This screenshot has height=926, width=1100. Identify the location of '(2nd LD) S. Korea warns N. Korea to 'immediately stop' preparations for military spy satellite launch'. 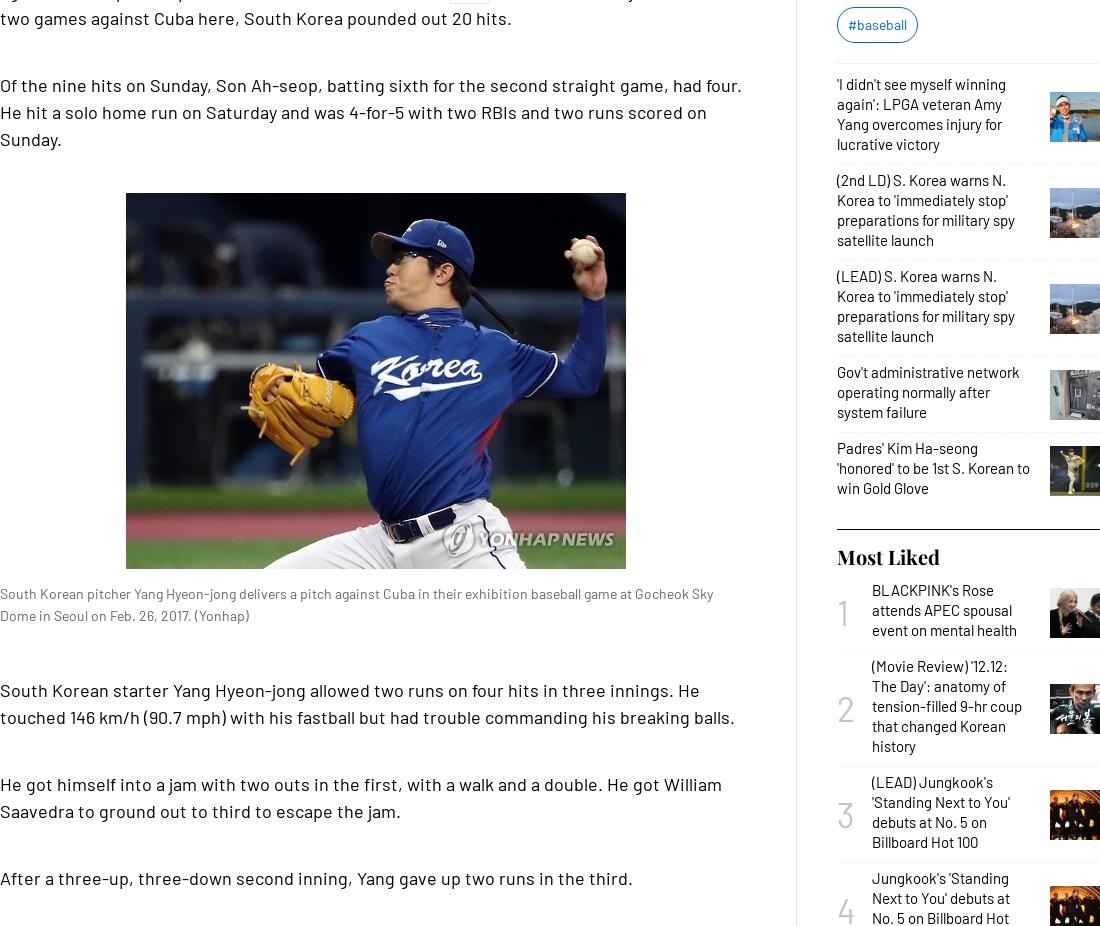
(925, 209).